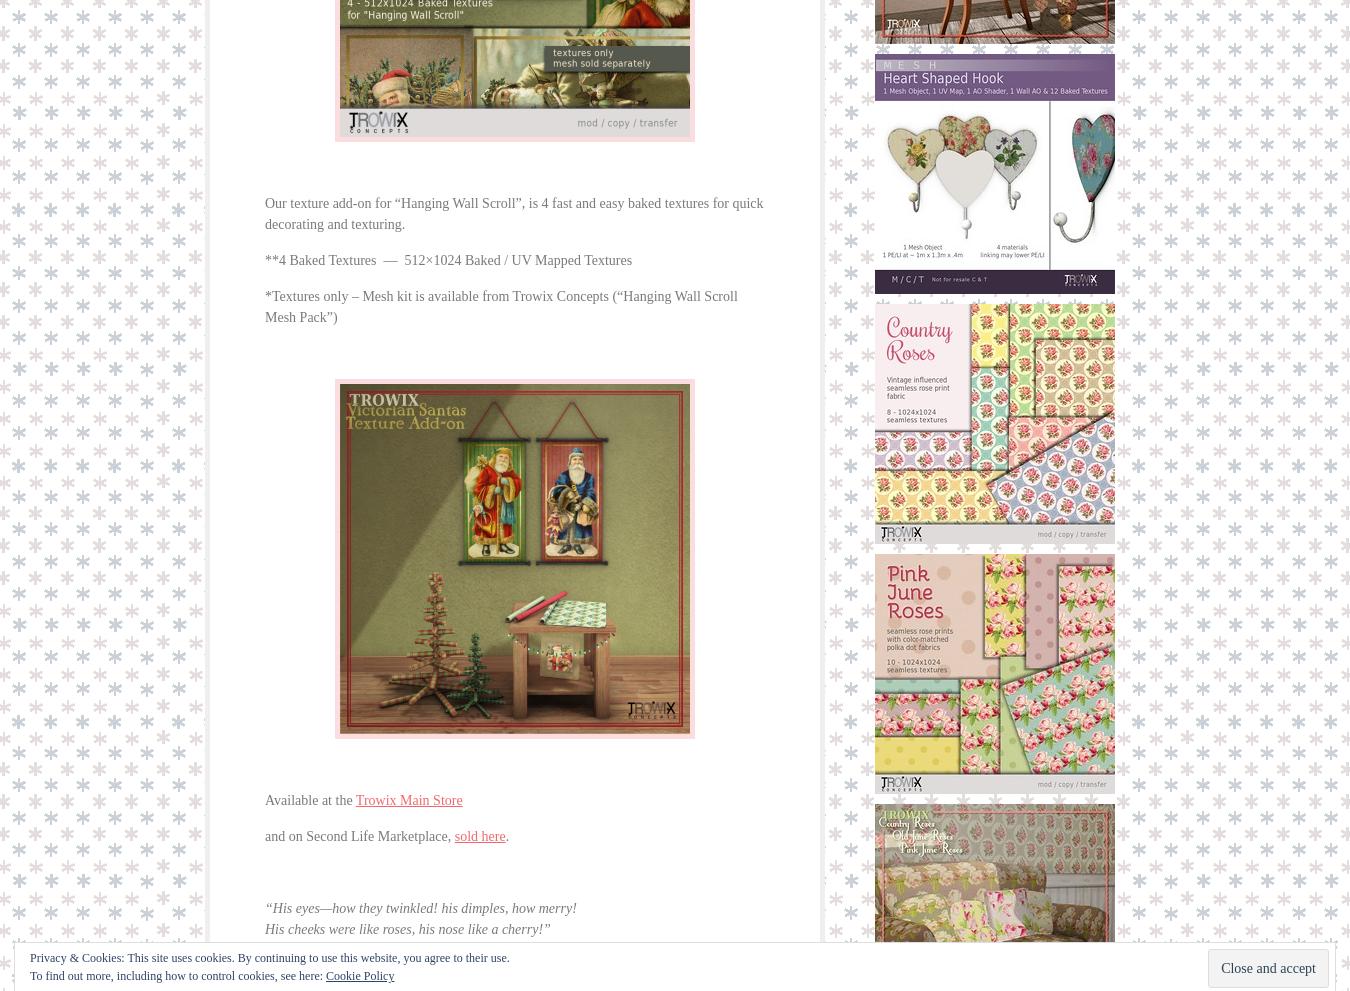 The width and height of the screenshot is (1350, 991). Describe the element at coordinates (308, 800) in the screenshot. I see `'Available at the'` at that location.